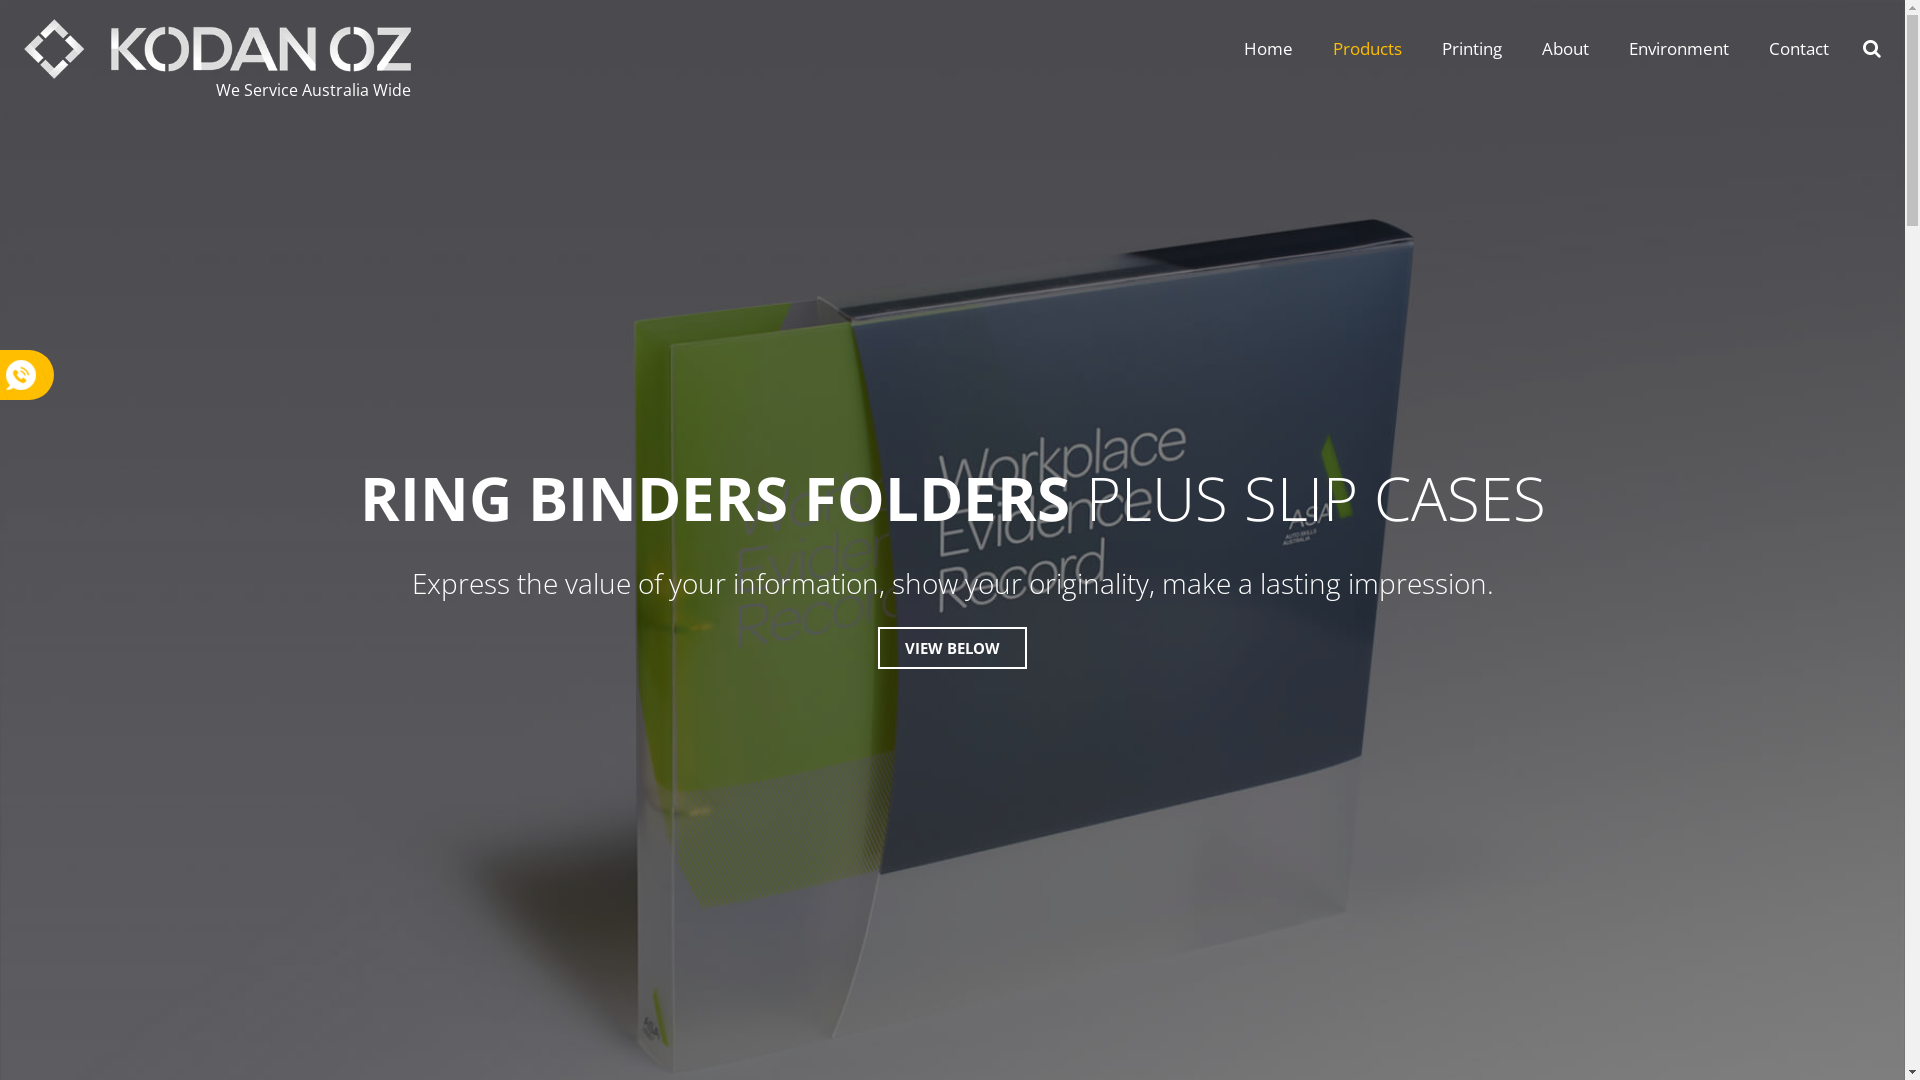  I want to click on 'Products', so click(1313, 48).